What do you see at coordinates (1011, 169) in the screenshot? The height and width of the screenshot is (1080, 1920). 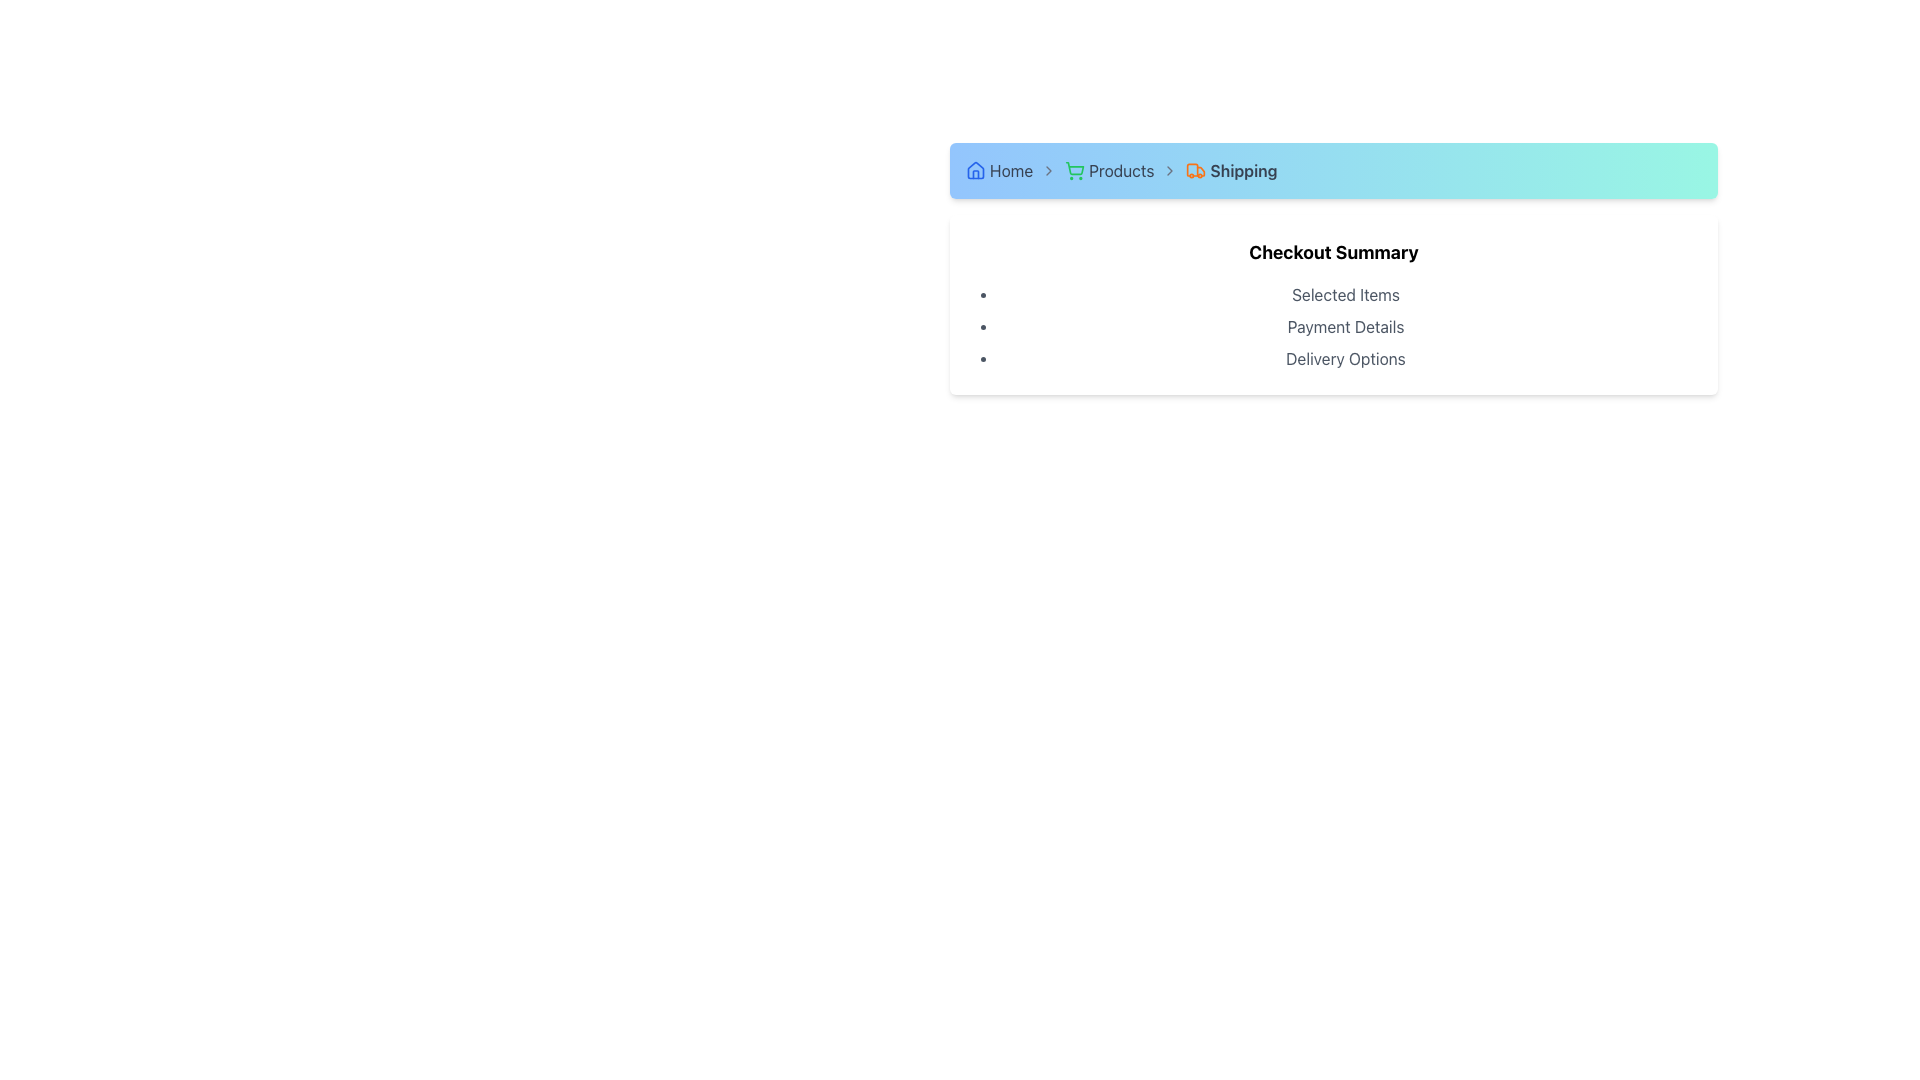 I see `the 'Home' label in the breadcrumb navigation bar, which indicates the user's current position and is located between the home icon and the 'Products' text` at bounding box center [1011, 169].